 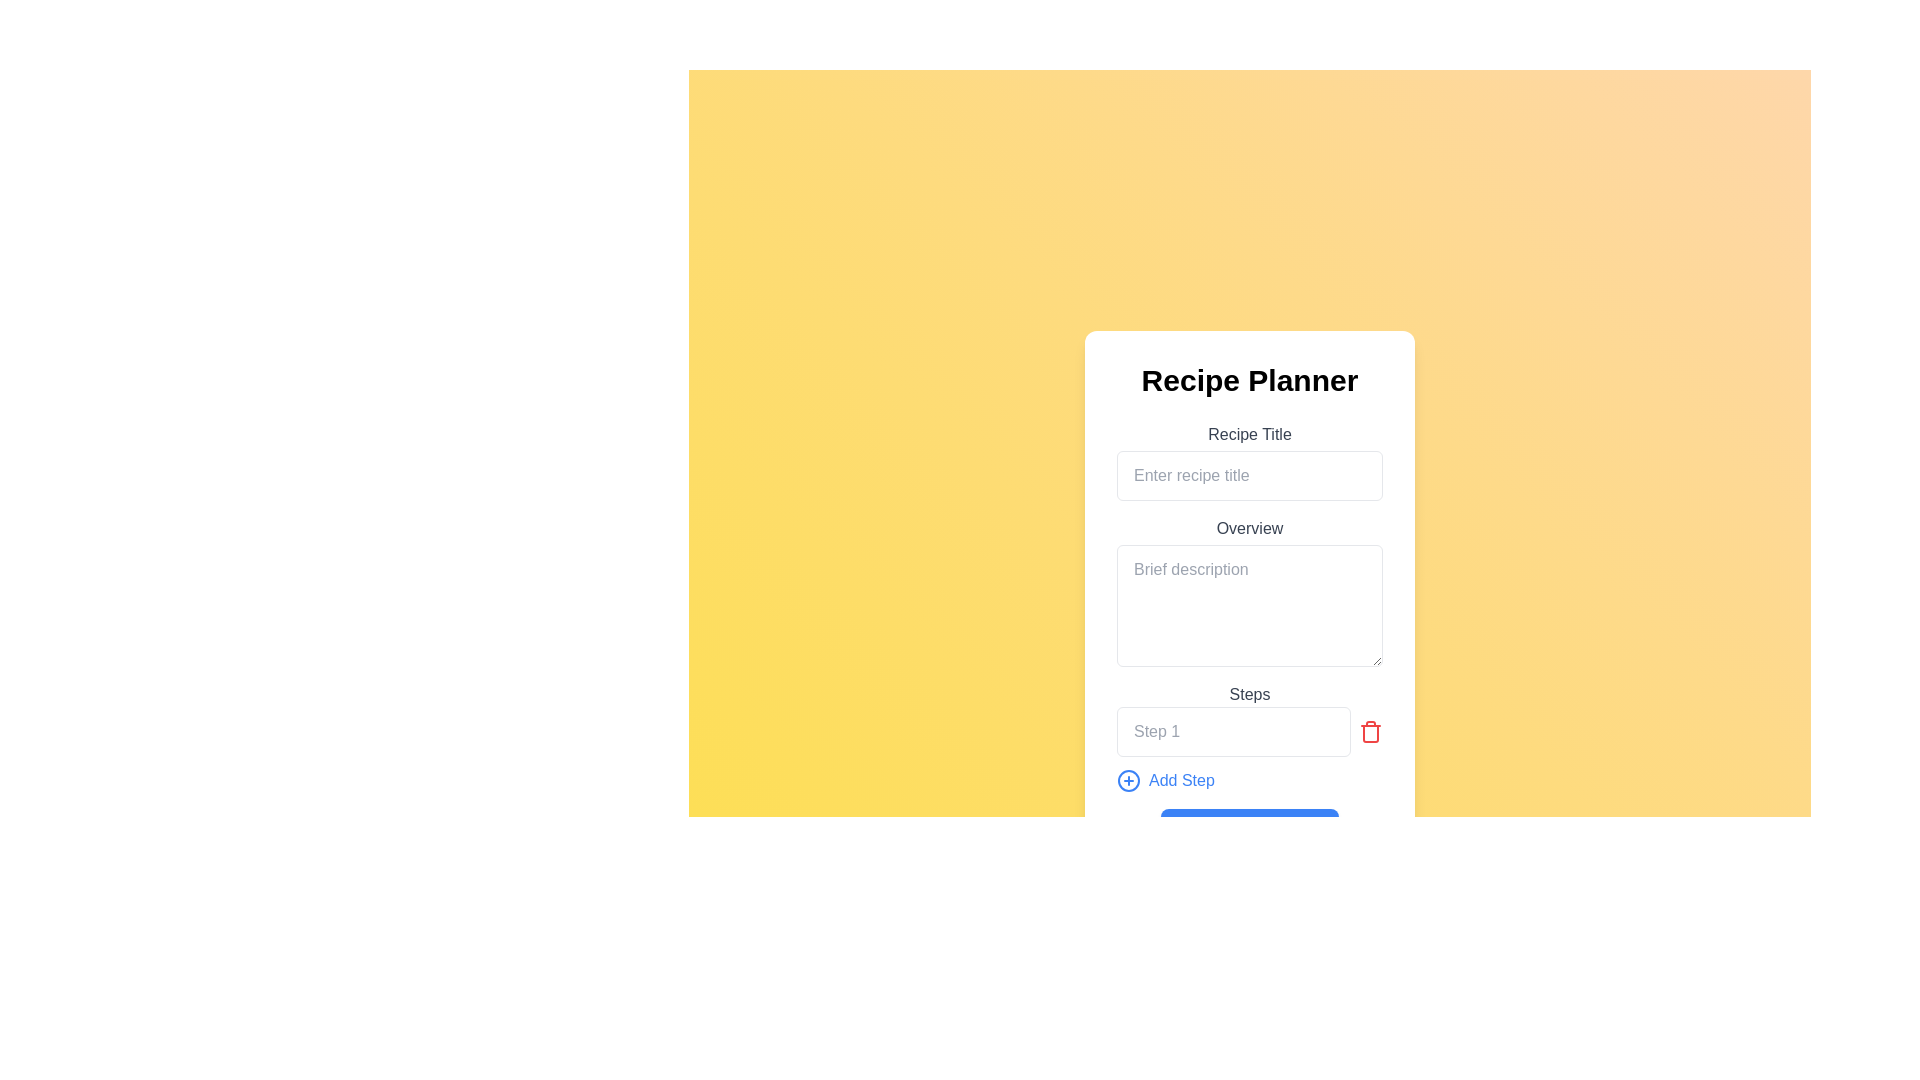 What do you see at coordinates (1165, 779) in the screenshot?
I see `the 'Add Step' button located in the 'Steps Add Step' section, which is positioned below the 'Steps' label and next to the 'Step 1' input field` at bounding box center [1165, 779].